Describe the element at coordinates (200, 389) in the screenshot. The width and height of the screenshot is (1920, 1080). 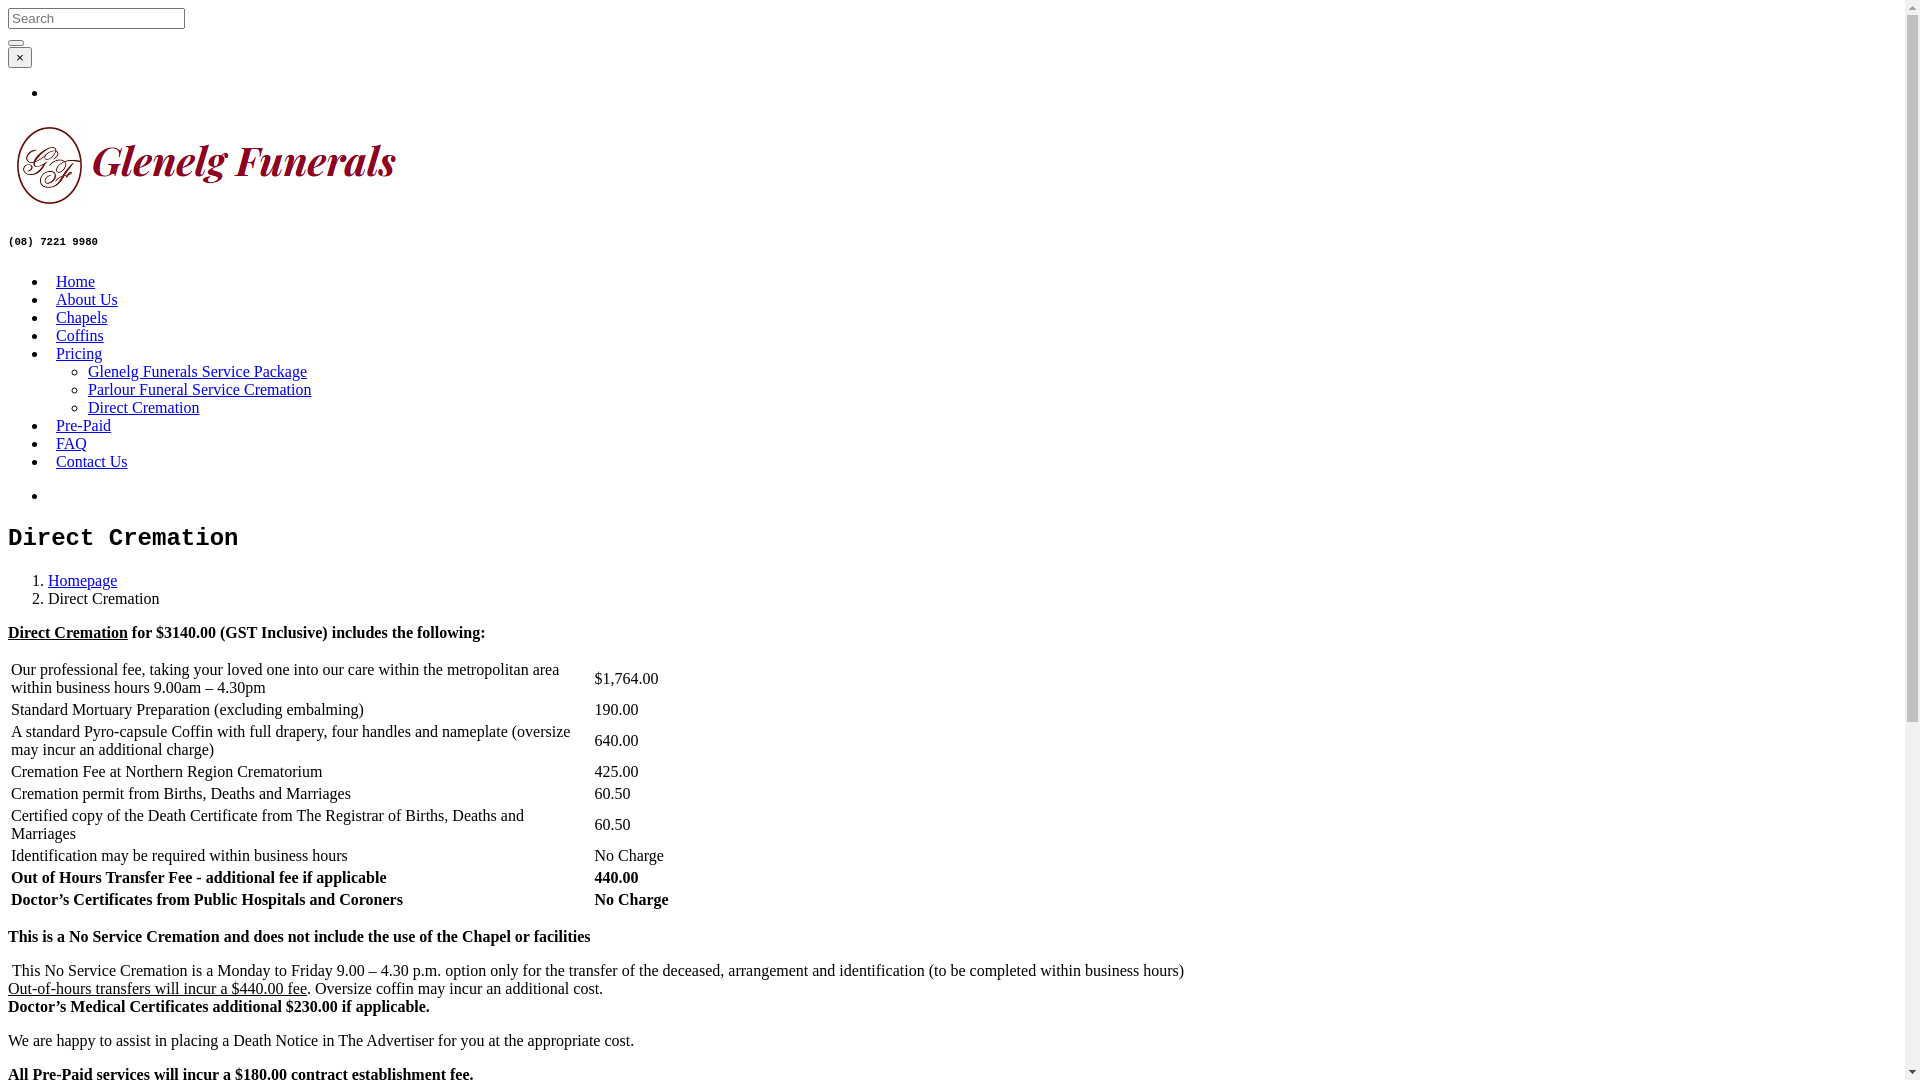
I see `'Parlour Funeral Service Cremation'` at that location.